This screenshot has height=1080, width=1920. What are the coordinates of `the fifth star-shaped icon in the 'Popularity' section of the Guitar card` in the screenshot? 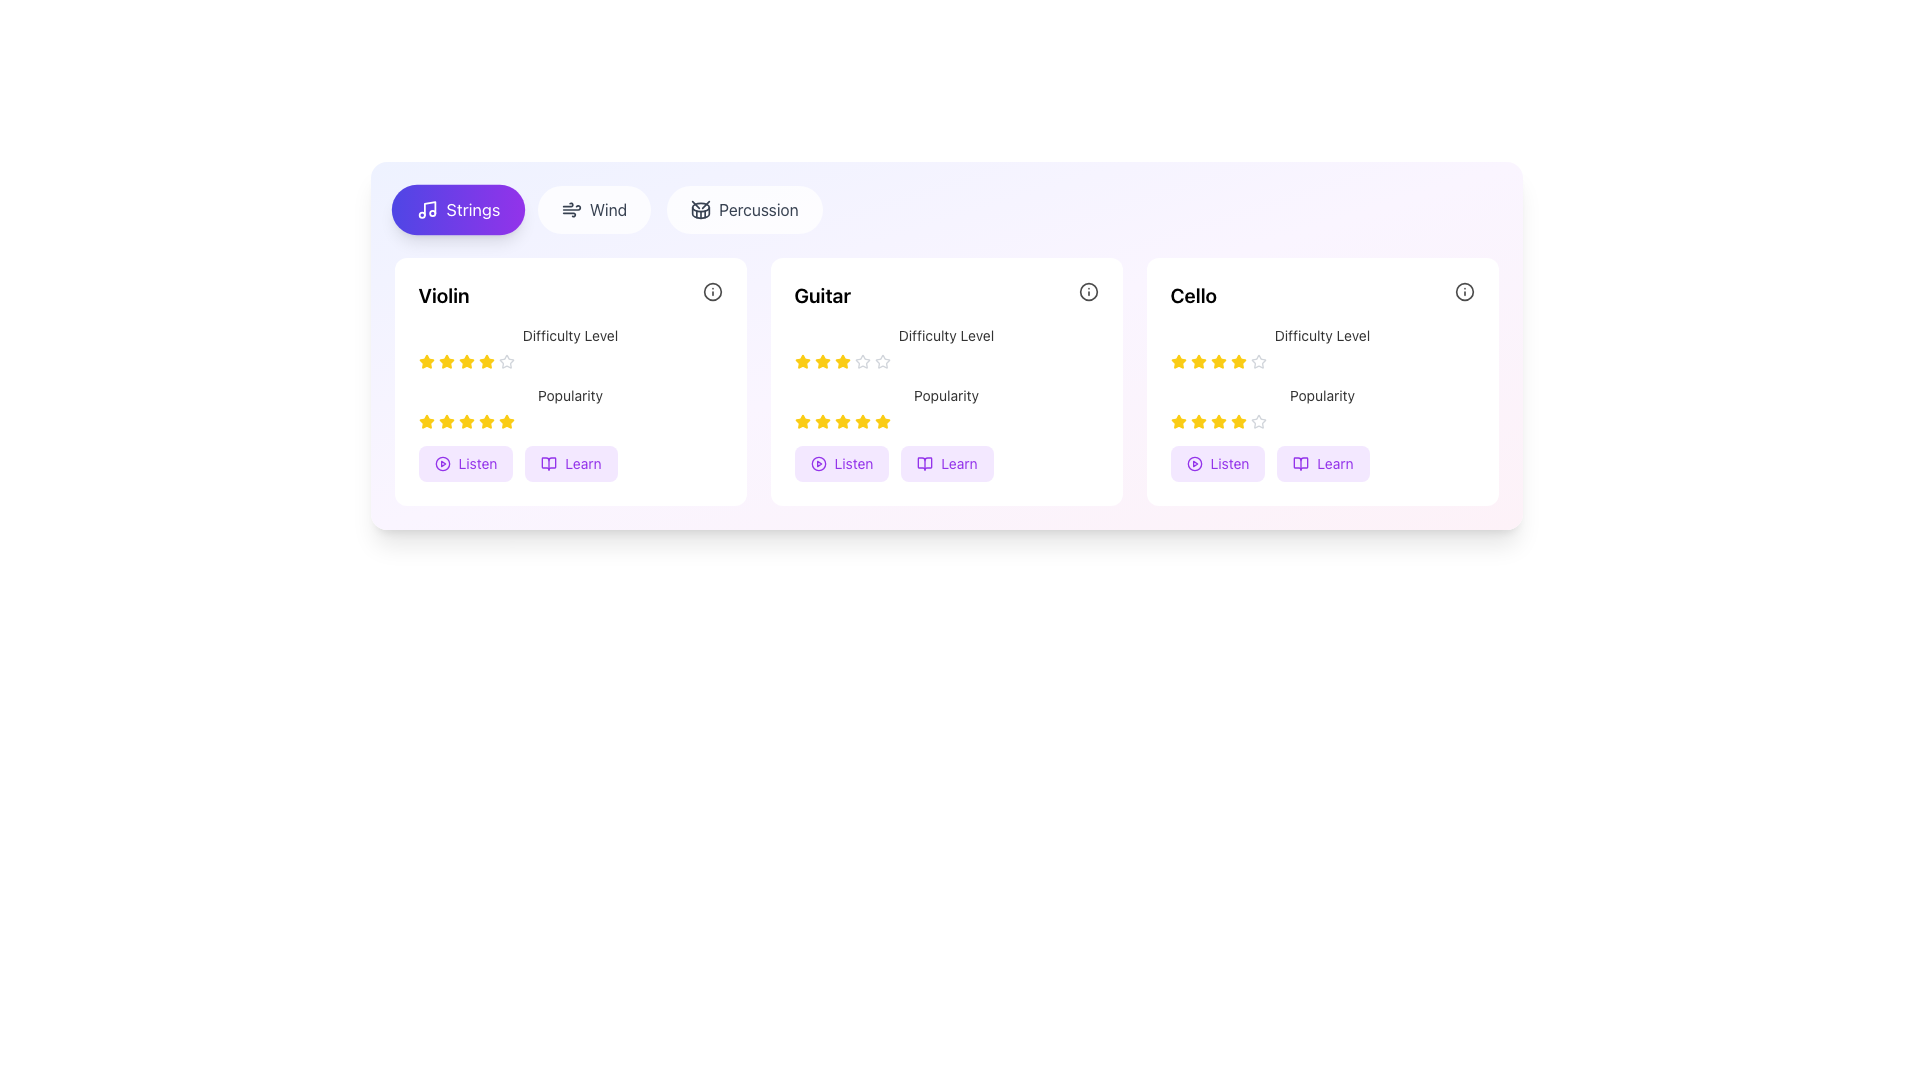 It's located at (842, 420).